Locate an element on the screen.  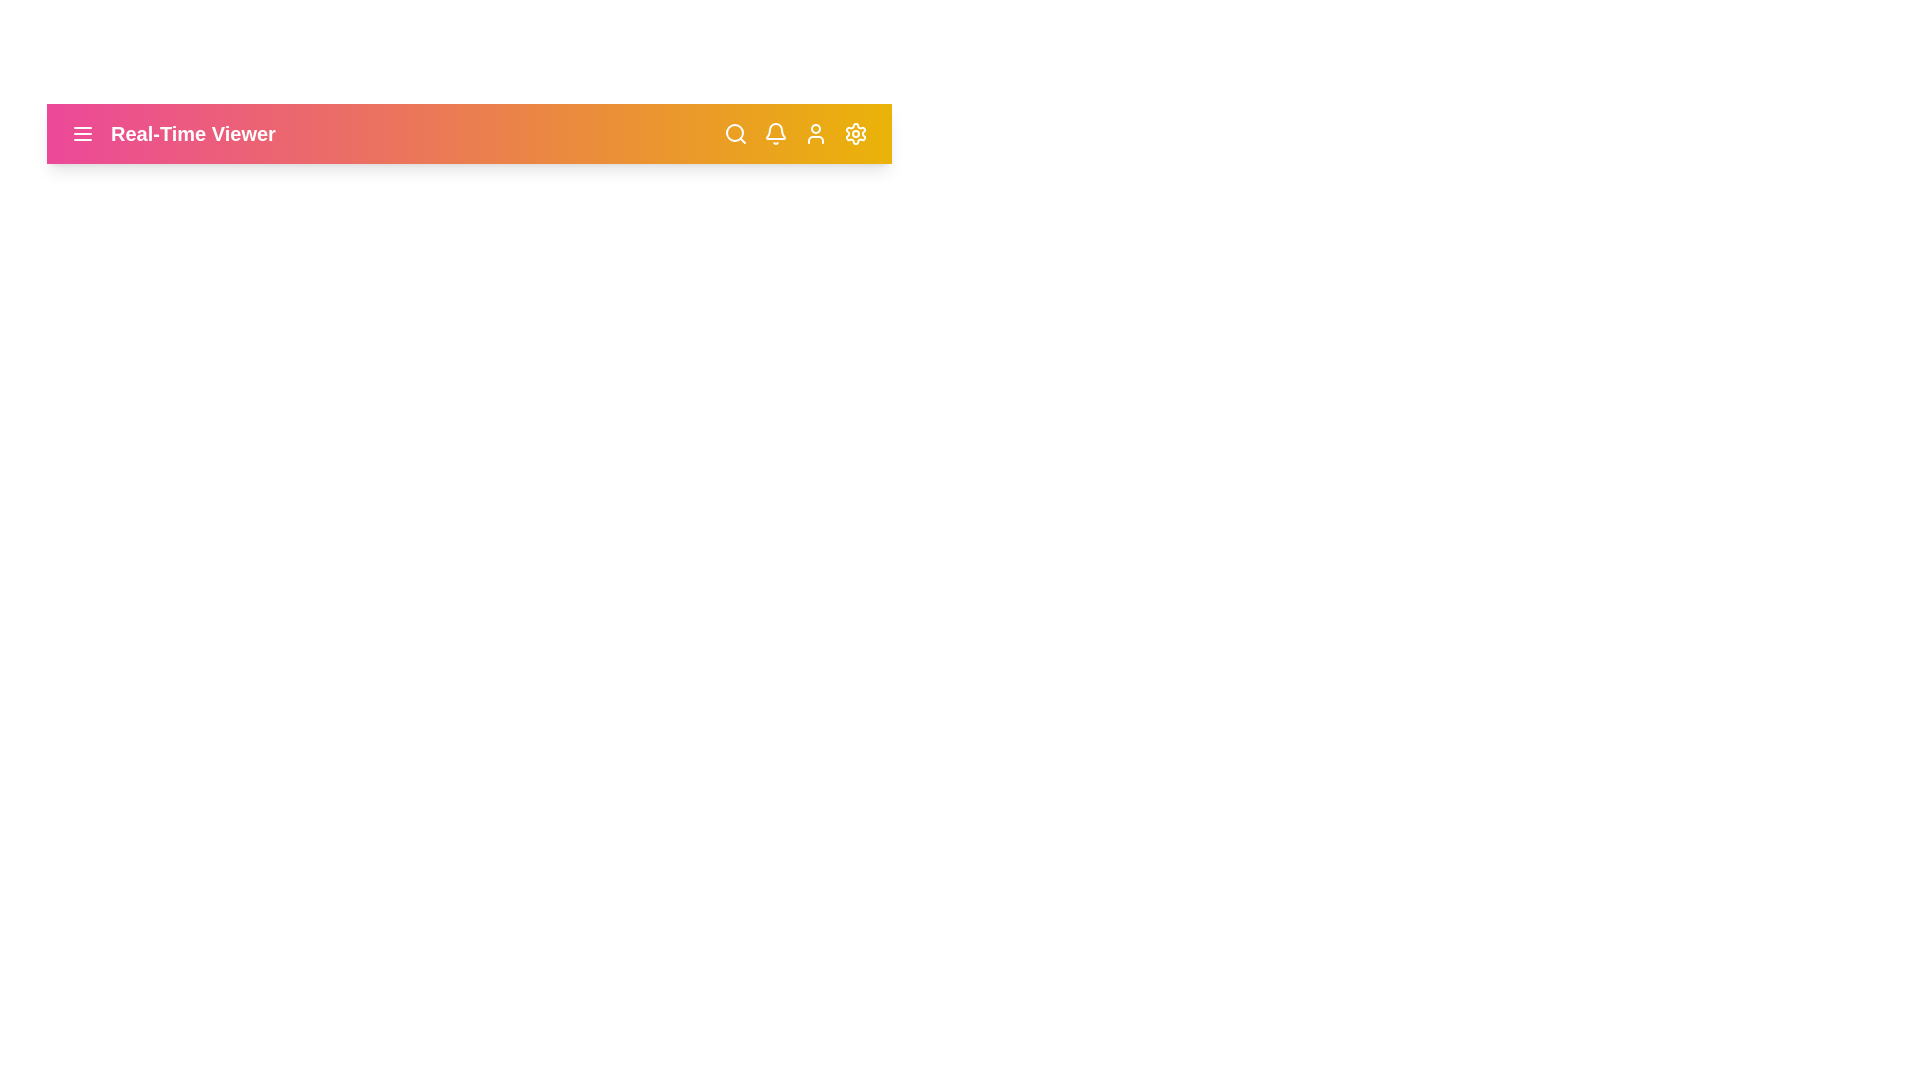
the settings icon to open the settings panel is located at coordinates (855, 134).